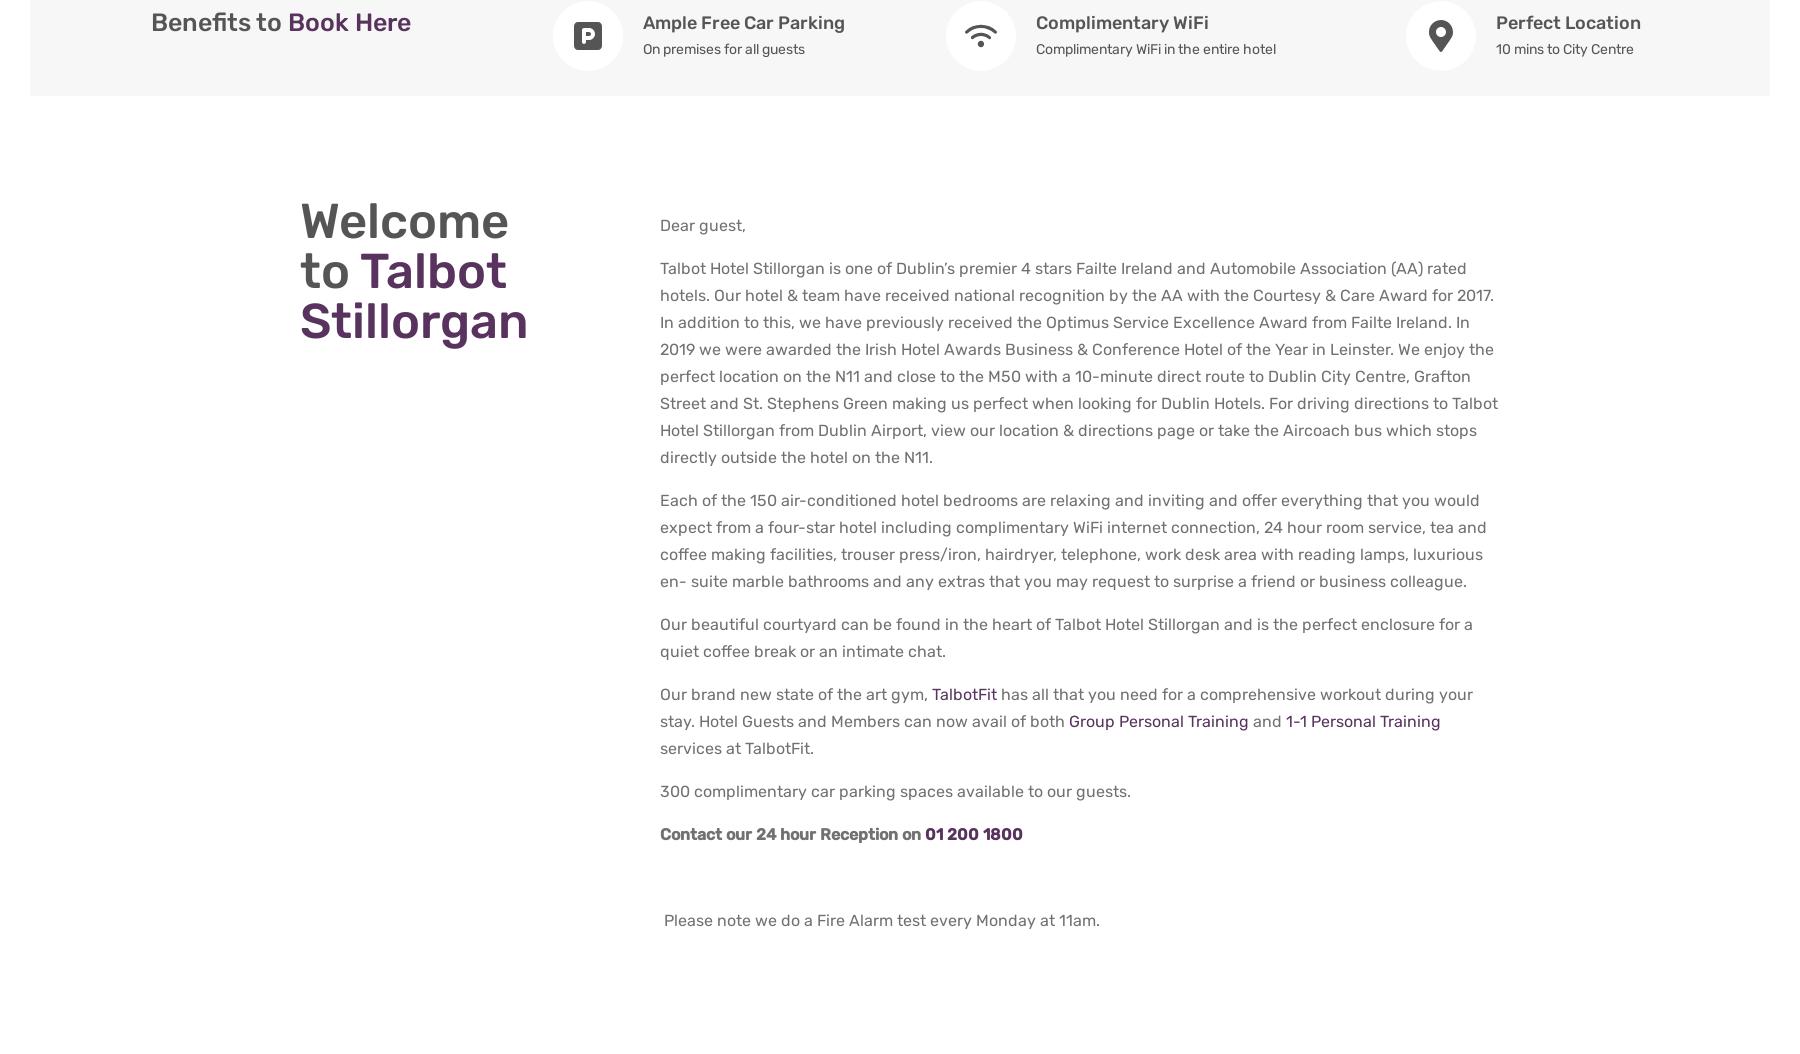 The image size is (1800, 1054). What do you see at coordinates (963, 693) in the screenshot?
I see `'TalbotFit'` at bounding box center [963, 693].